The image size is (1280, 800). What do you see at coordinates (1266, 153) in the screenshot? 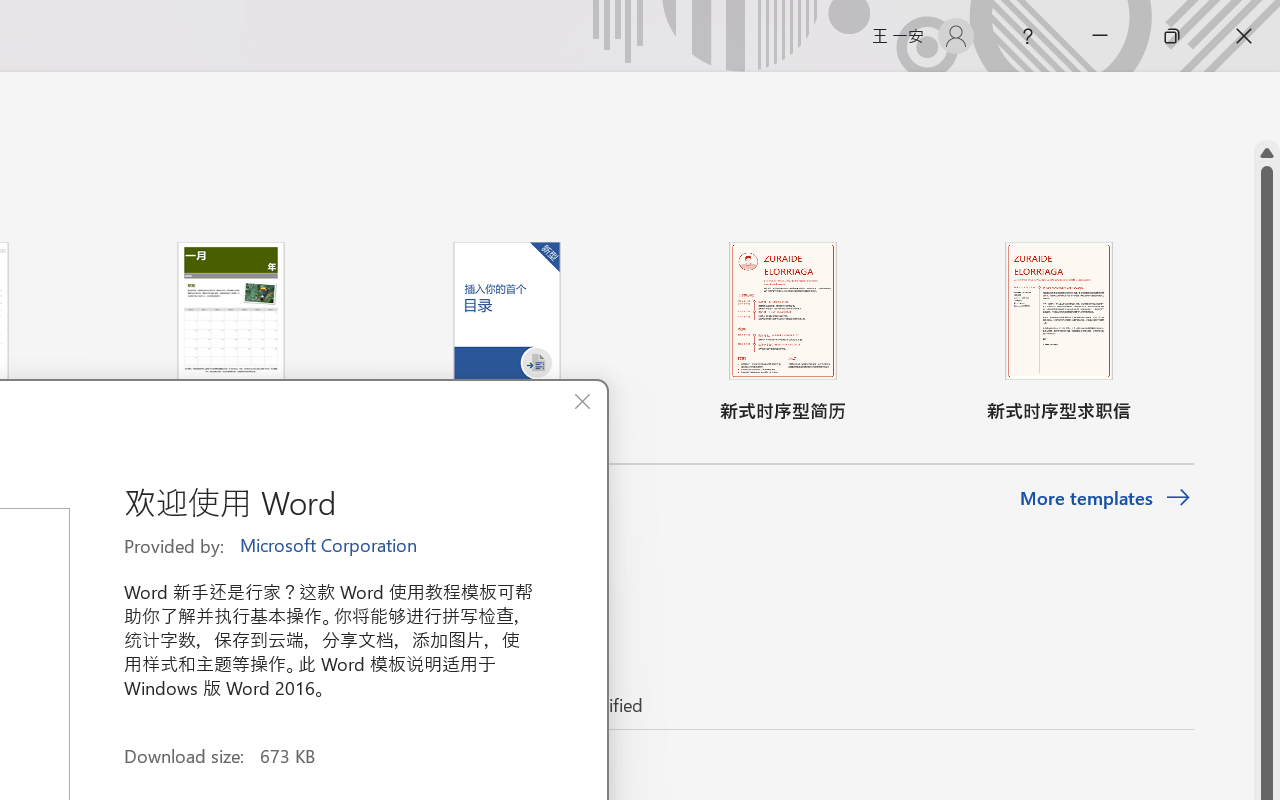
I see `'Line up'` at bounding box center [1266, 153].